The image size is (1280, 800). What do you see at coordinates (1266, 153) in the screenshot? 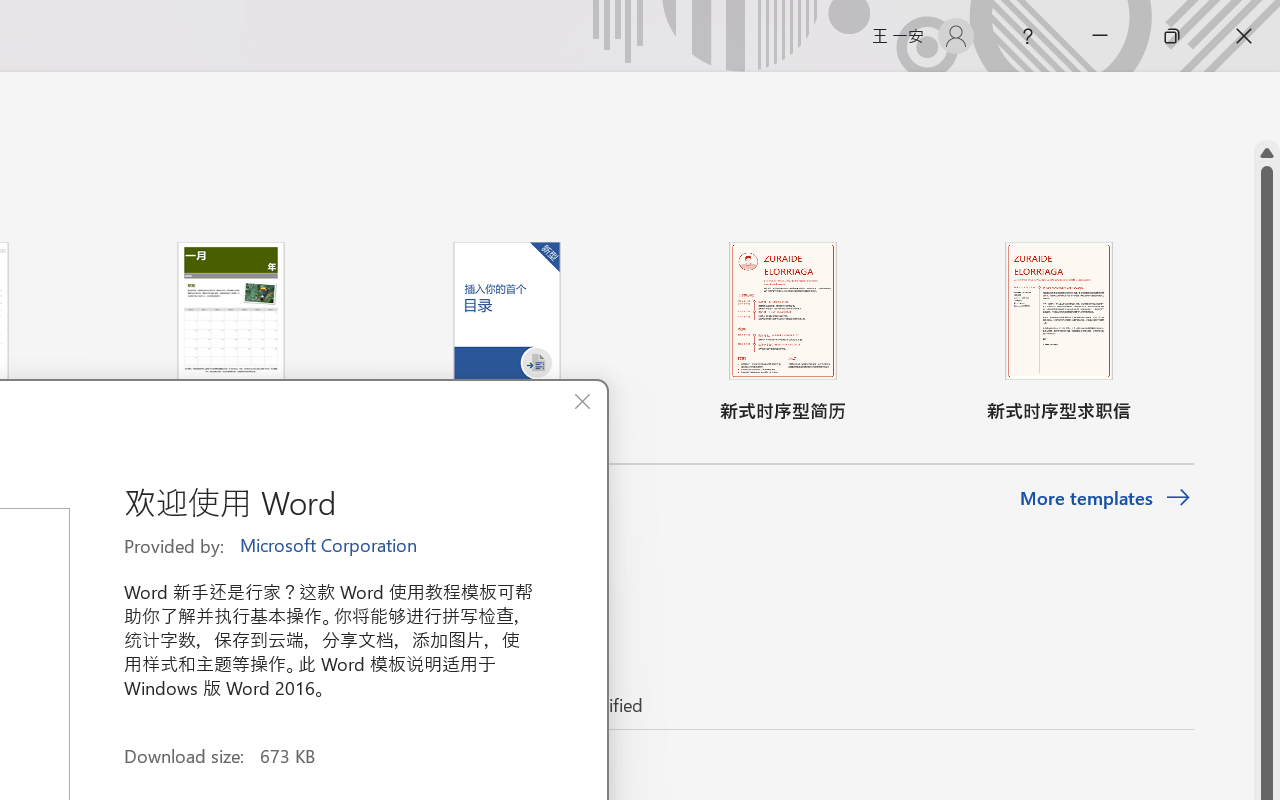
I see `'Line up'` at bounding box center [1266, 153].